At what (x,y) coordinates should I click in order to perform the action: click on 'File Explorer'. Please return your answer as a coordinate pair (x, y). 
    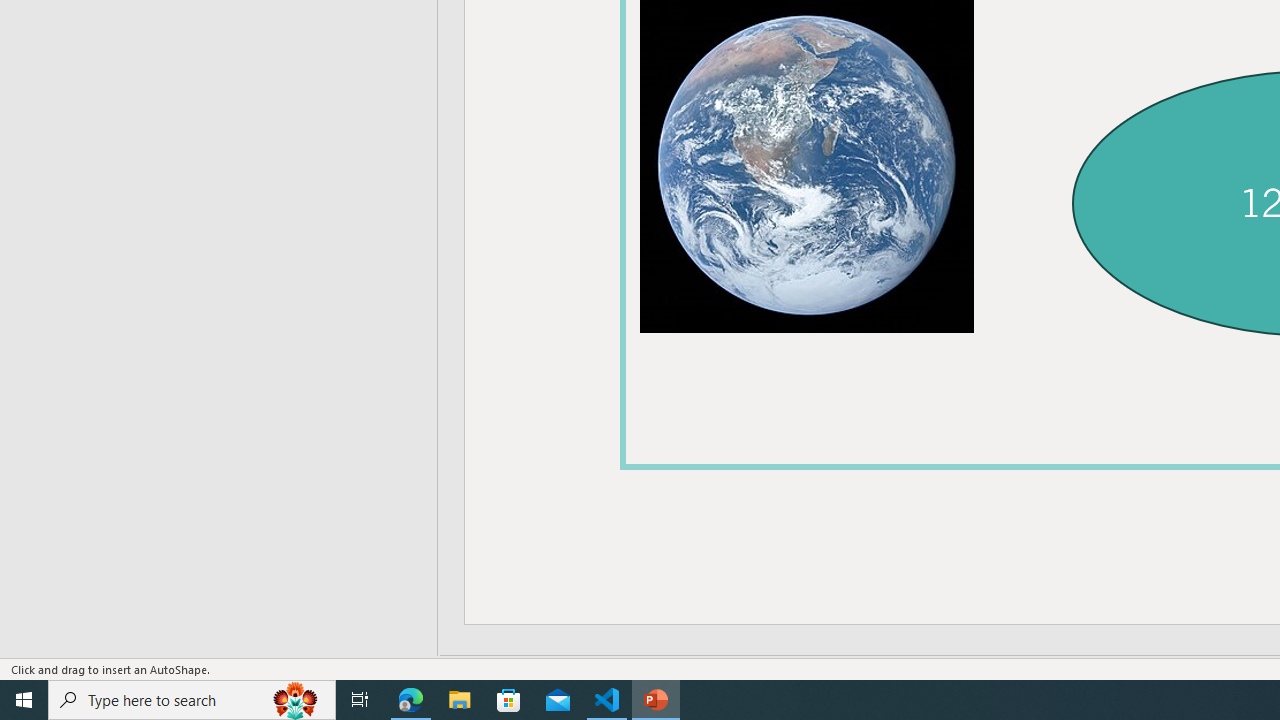
    Looking at the image, I should click on (459, 698).